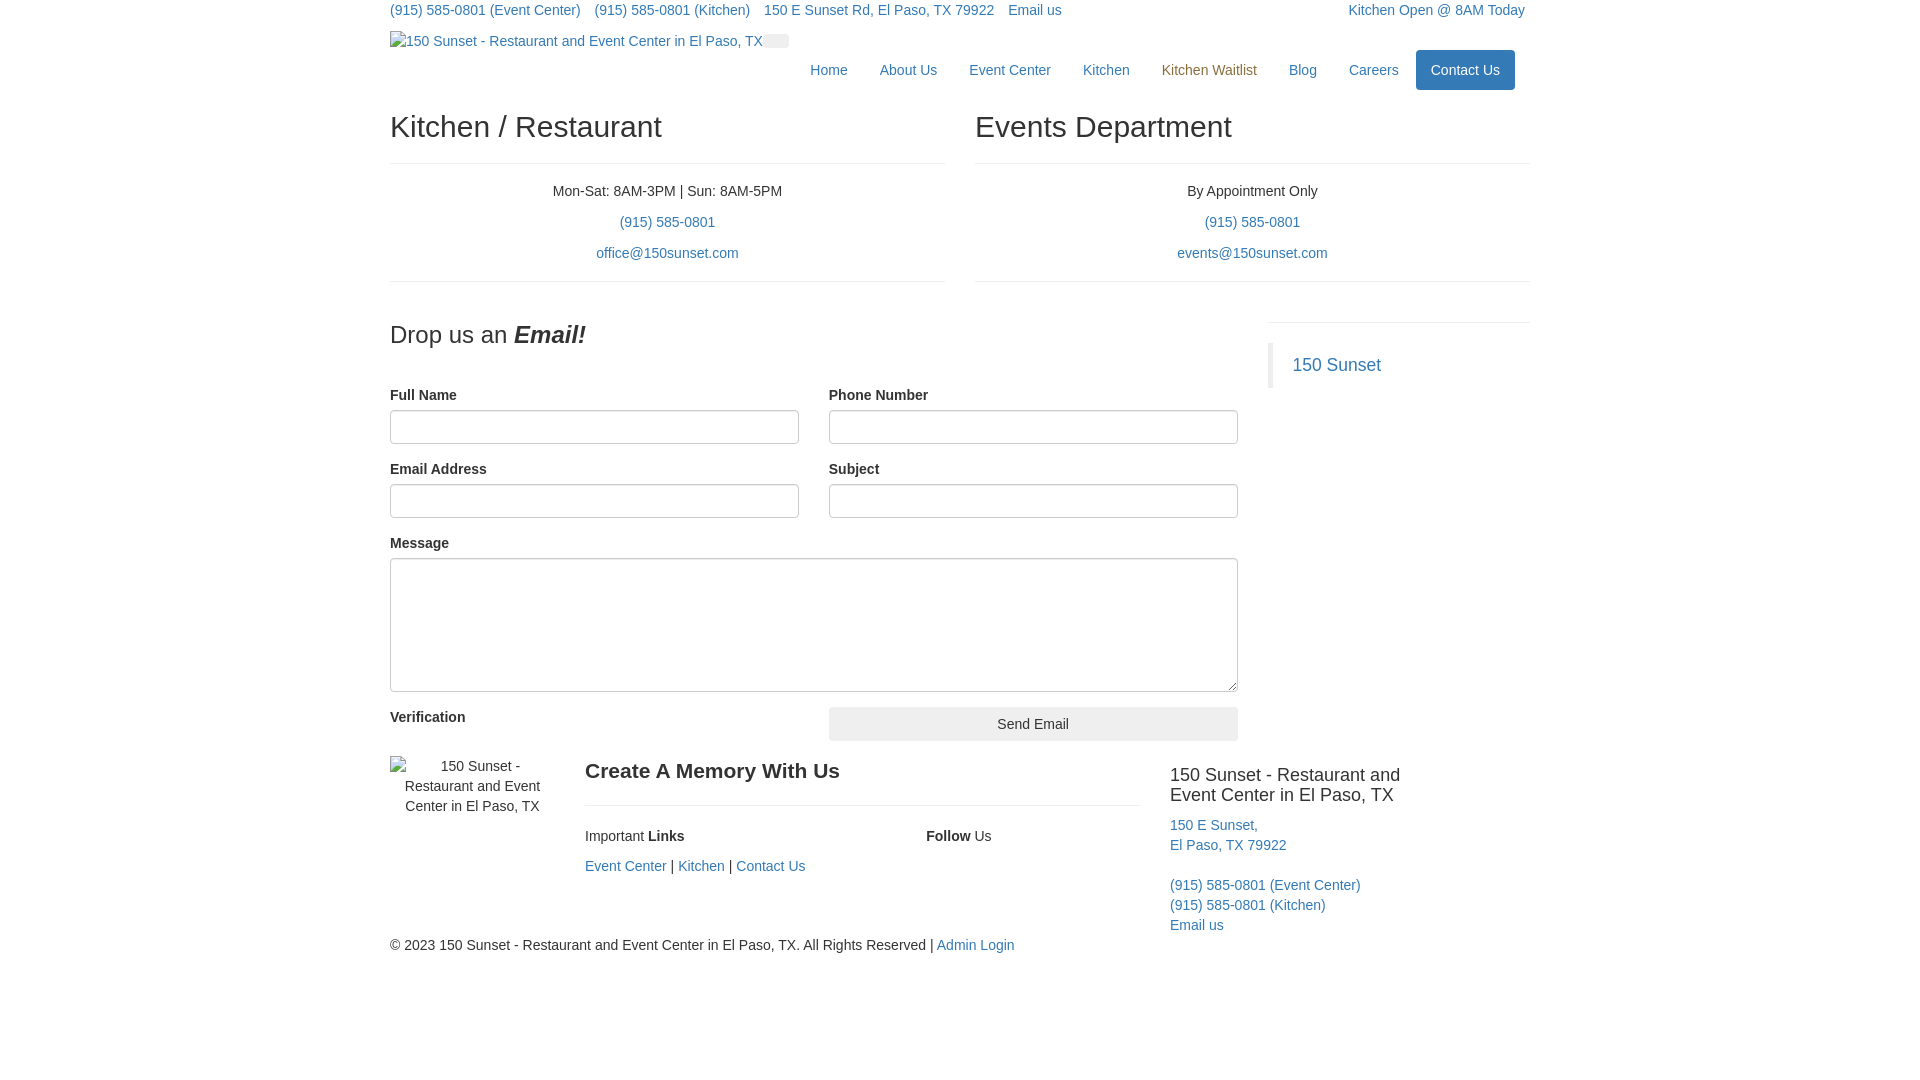  Describe the element at coordinates (1227, 834) in the screenshot. I see `'150 E Sunset,` at that location.